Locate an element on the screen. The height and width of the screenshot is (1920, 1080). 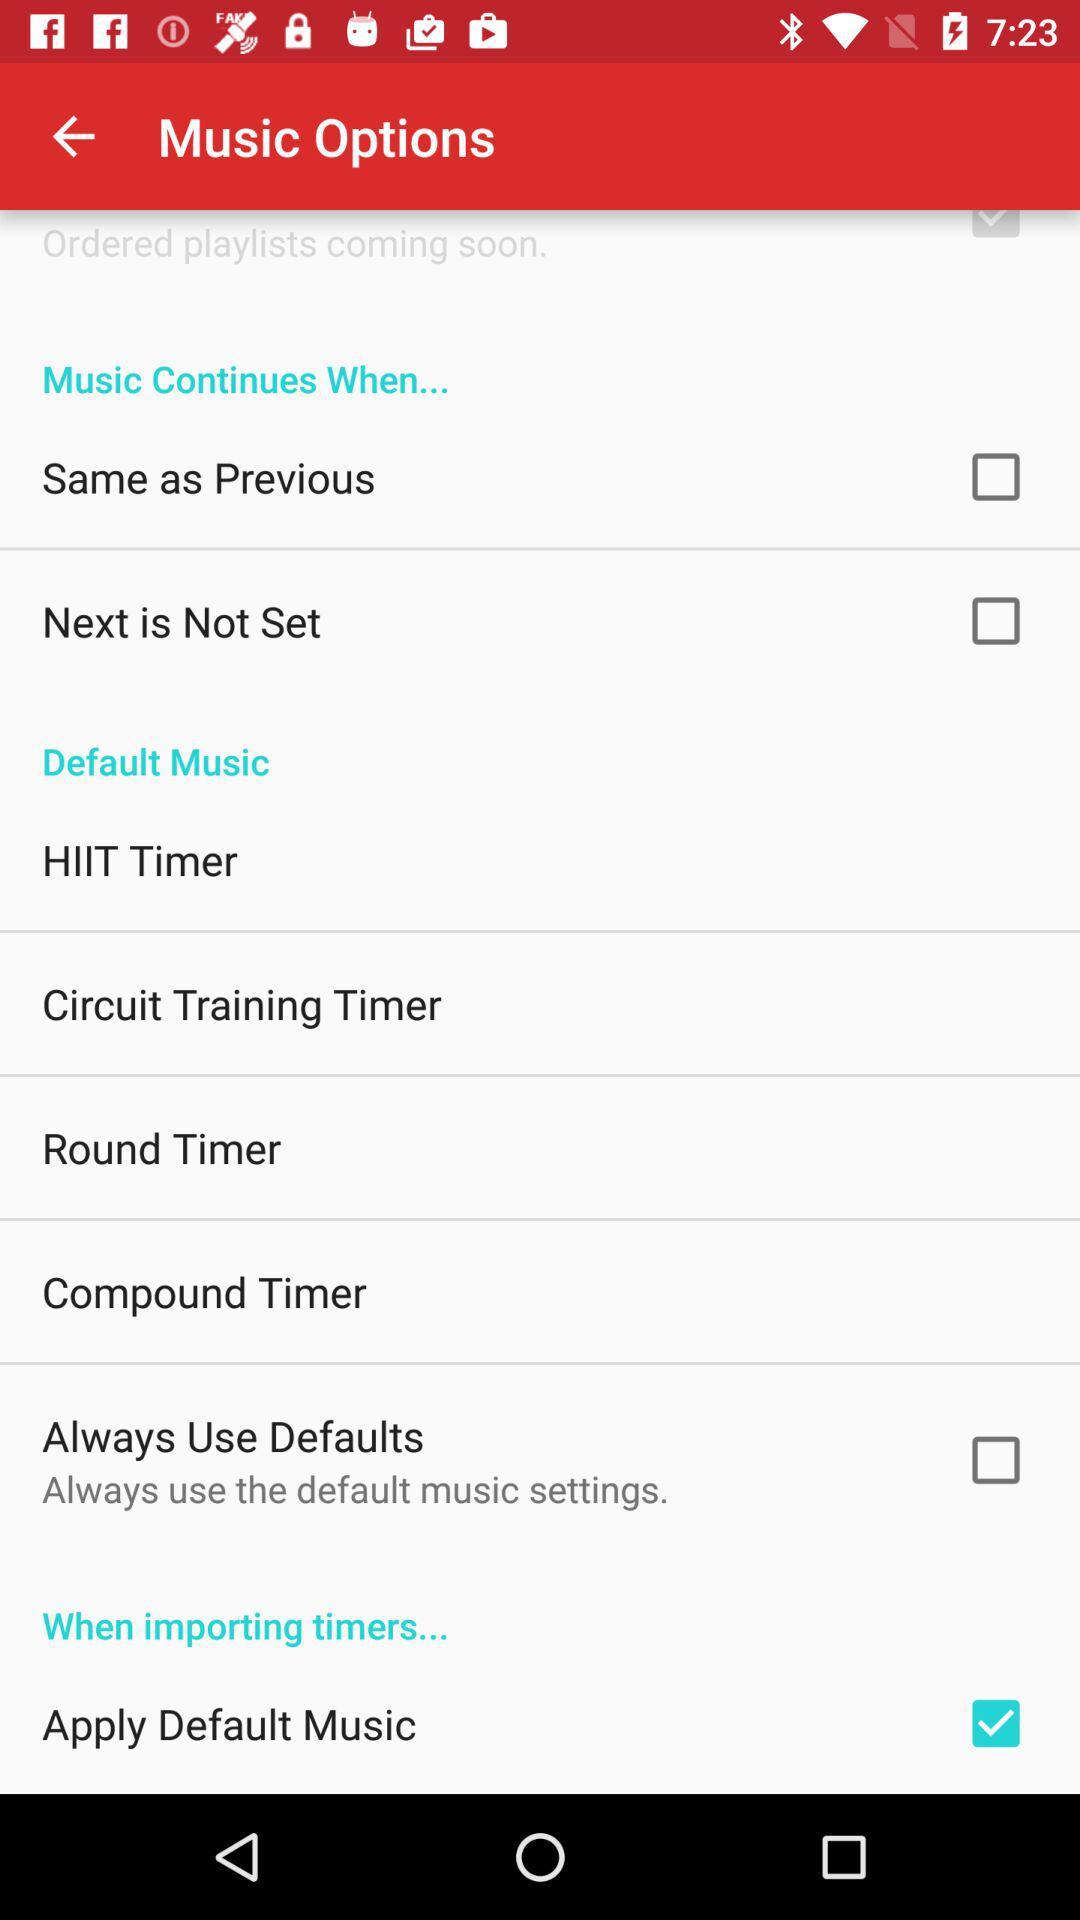
icon below music continues when... item is located at coordinates (208, 475).